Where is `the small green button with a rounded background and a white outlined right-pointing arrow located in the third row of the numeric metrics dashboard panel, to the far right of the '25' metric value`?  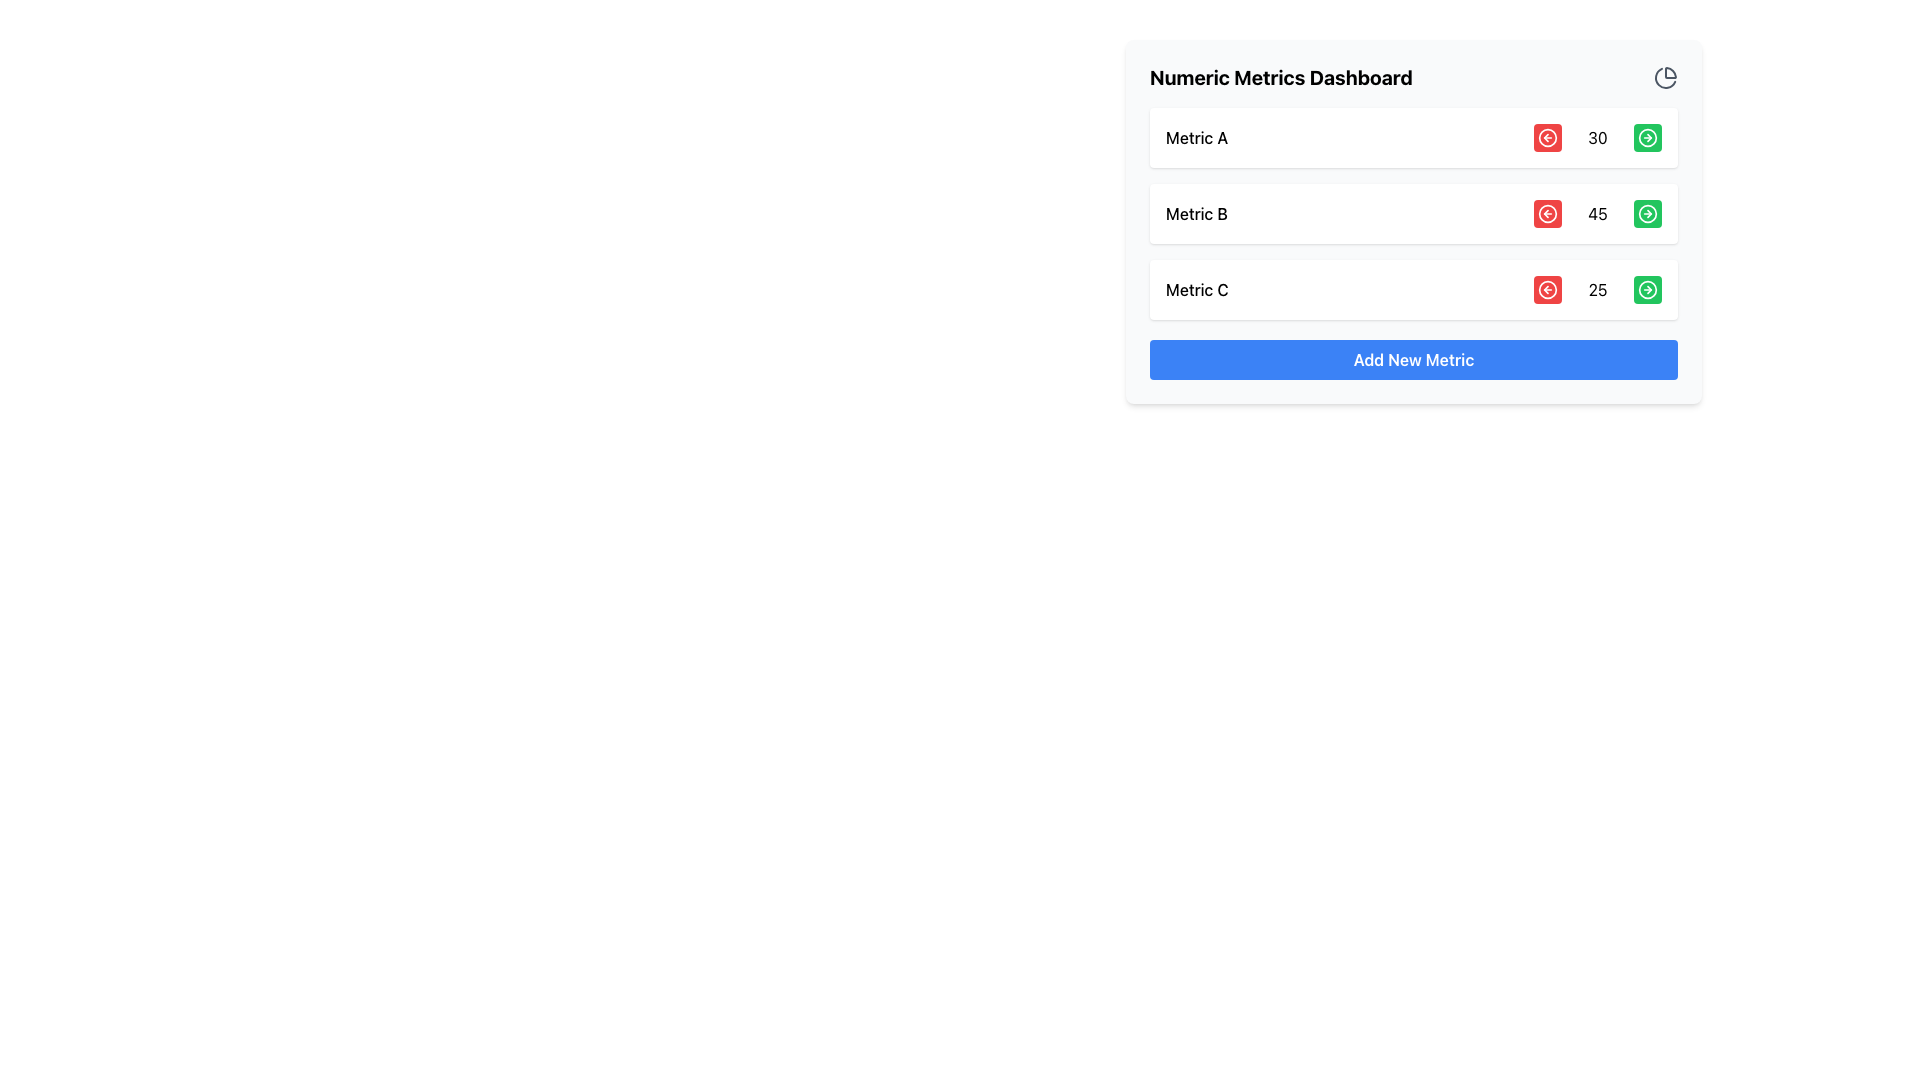 the small green button with a rounded background and a white outlined right-pointing arrow located in the third row of the numeric metrics dashboard panel, to the far right of the '25' metric value is located at coordinates (1647, 289).